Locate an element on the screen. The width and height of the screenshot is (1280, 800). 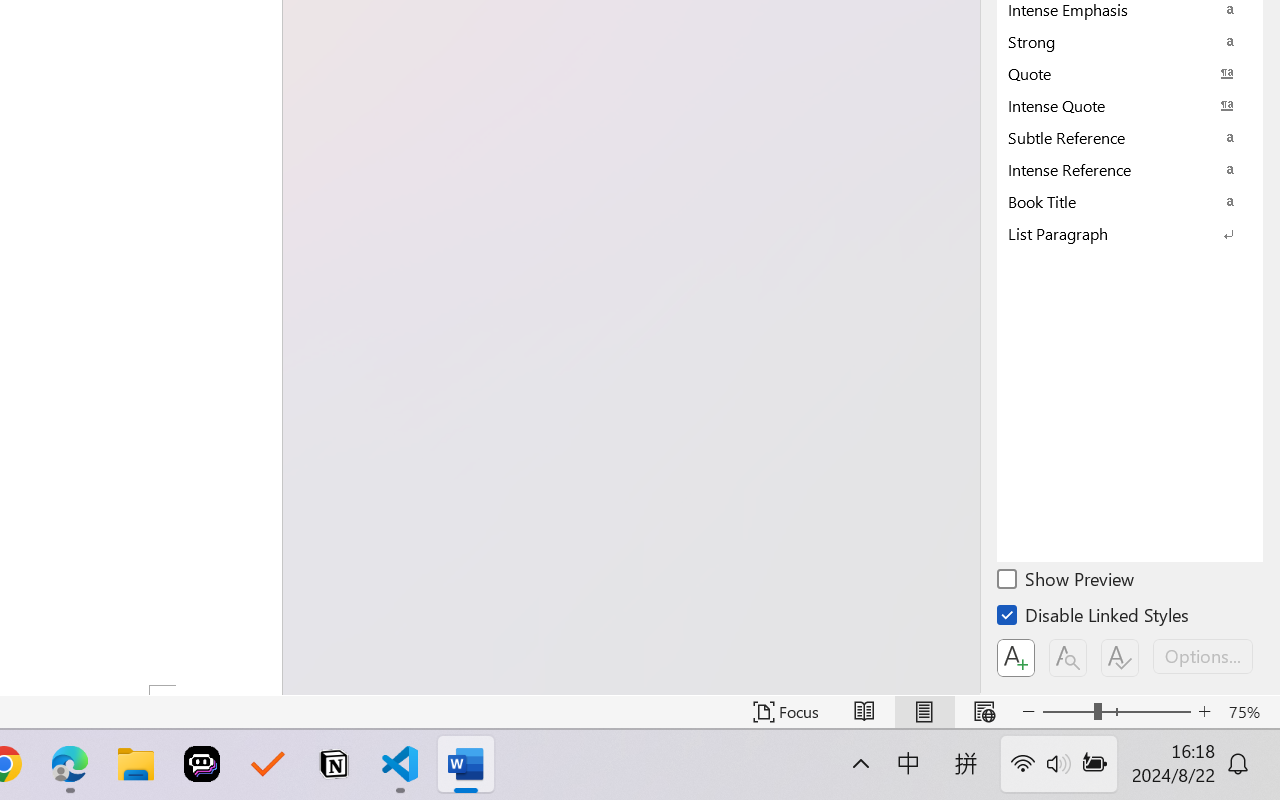
'Strong' is located at coordinates (1130, 40).